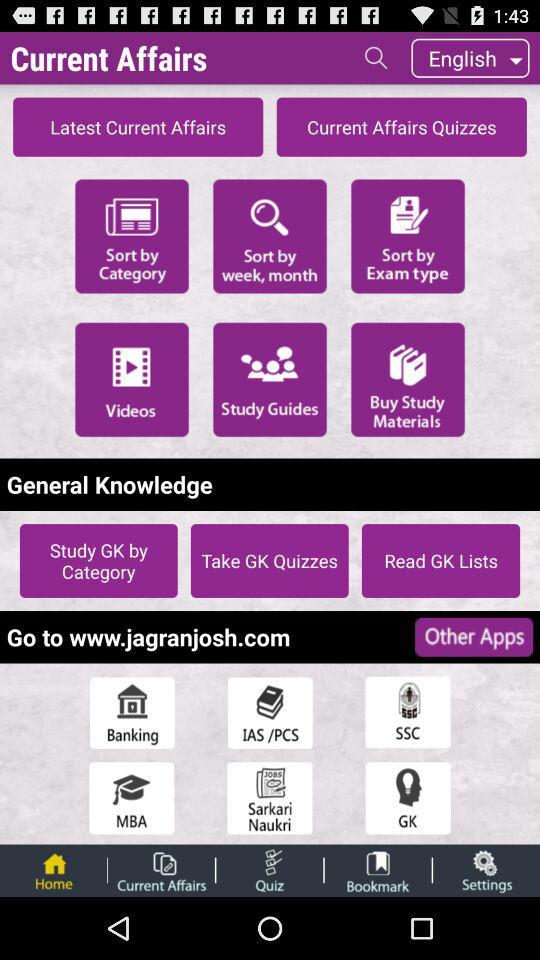 This screenshot has height=960, width=540. What do you see at coordinates (160, 869) in the screenshot?
I see `open current affairs` at bounding box center [160, 869].